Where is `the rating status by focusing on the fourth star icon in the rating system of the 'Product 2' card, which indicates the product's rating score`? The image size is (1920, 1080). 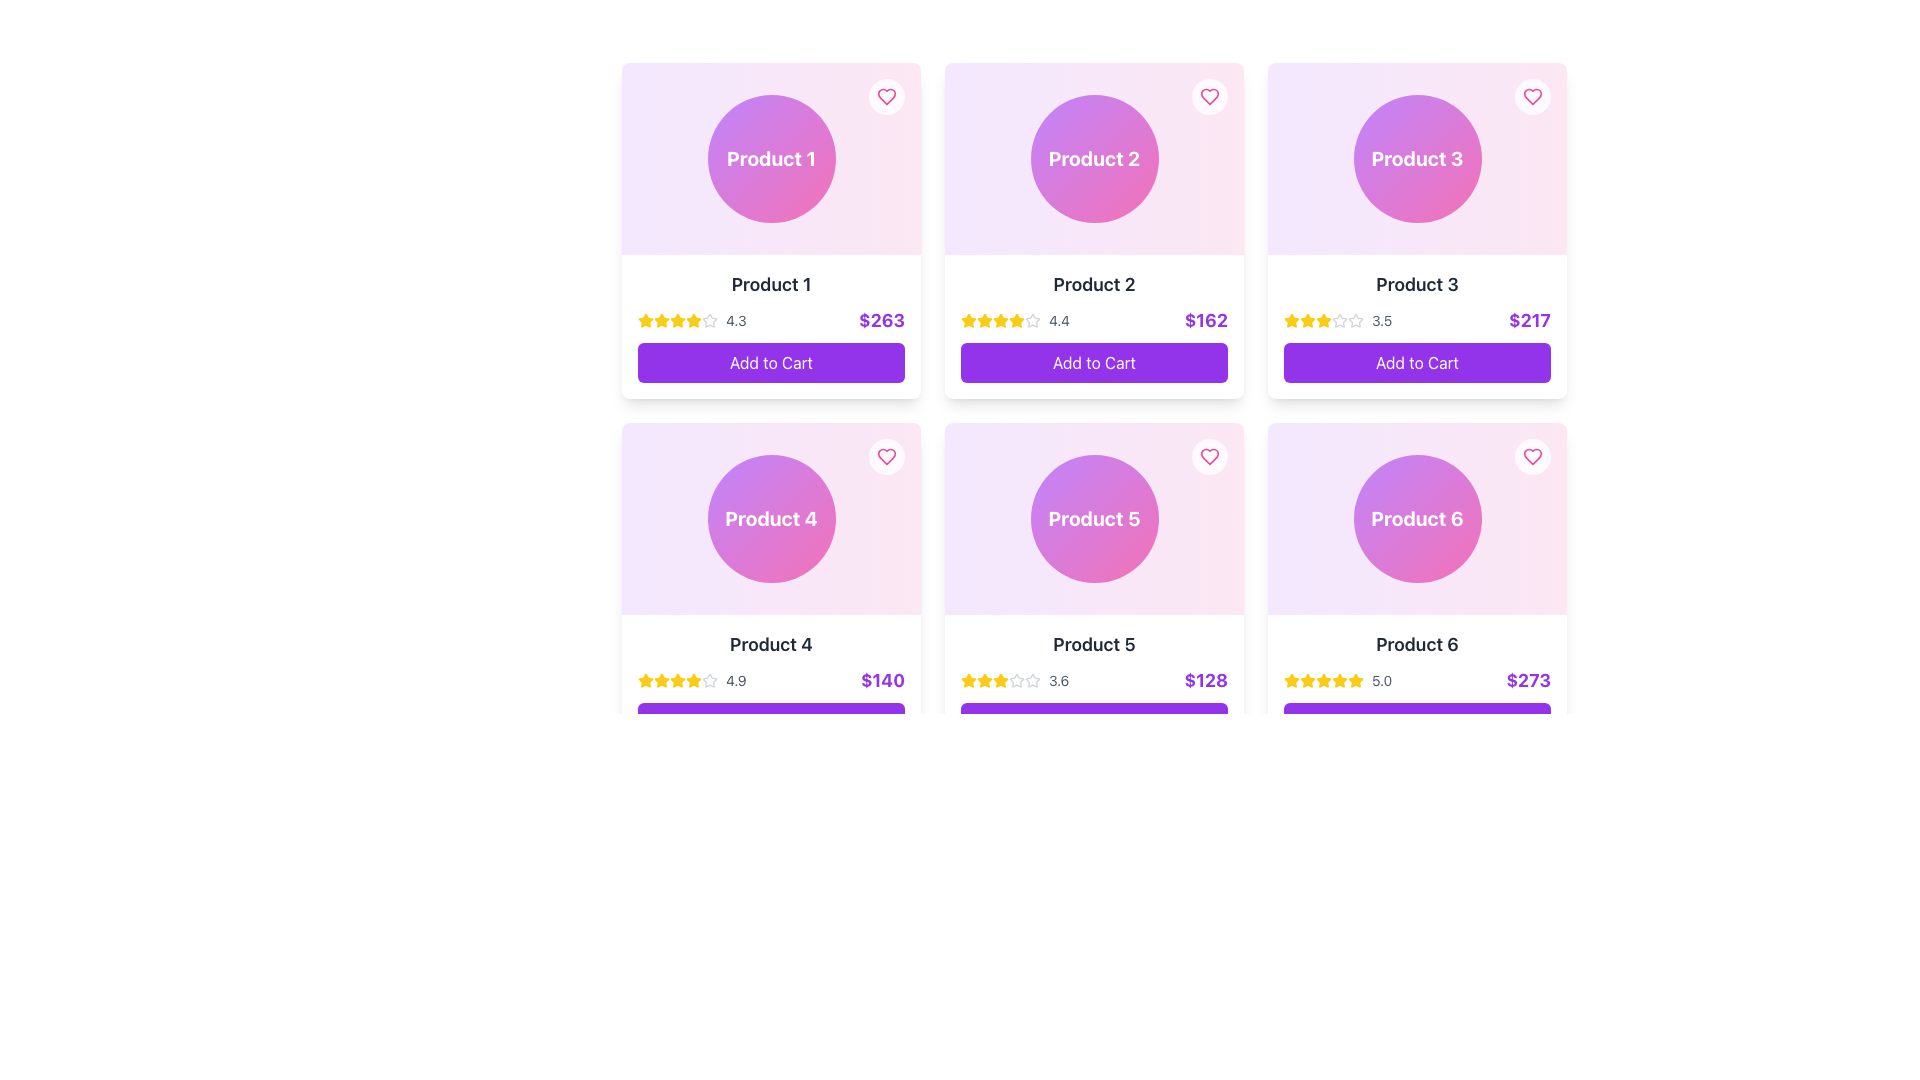
the rating status by focusing on the fourth star icon in the rating system of the 'Product 2' card, which indicates the product's rating score is located at coordinates (1017, 319).